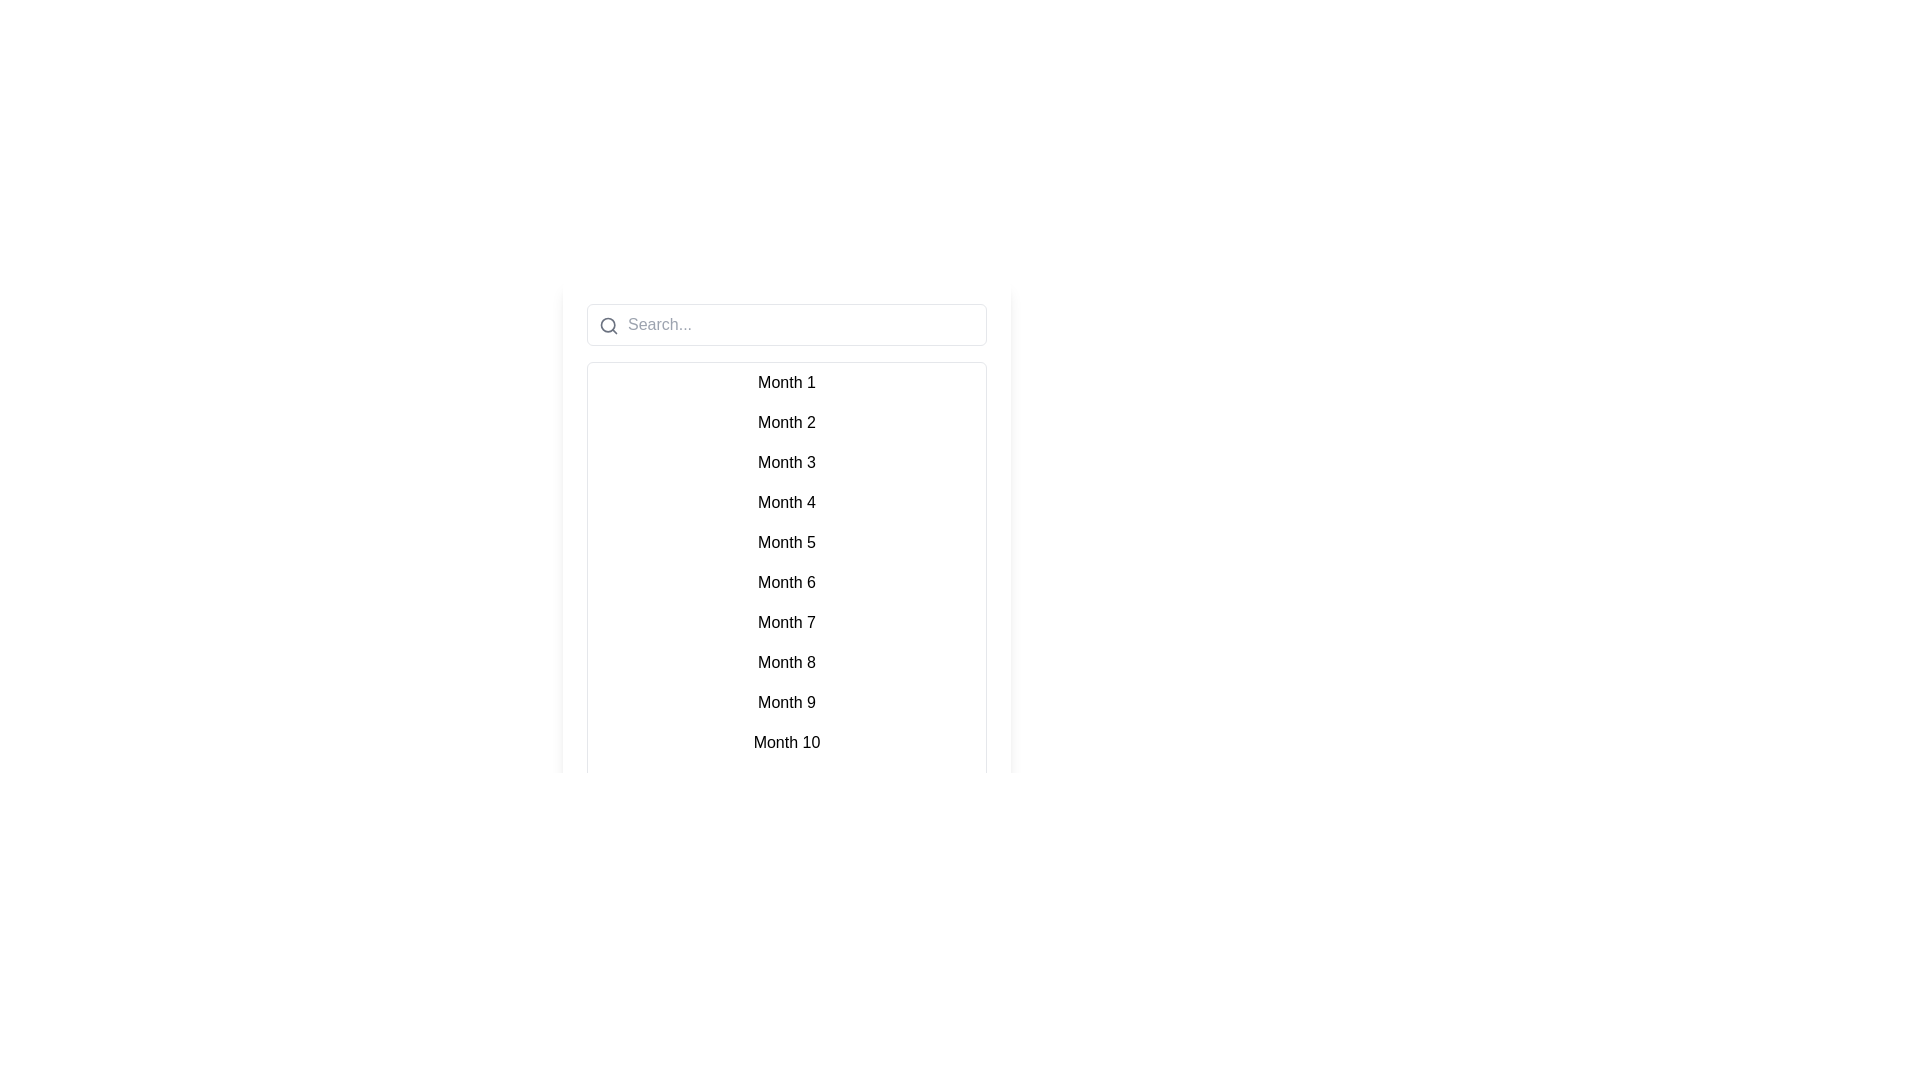 The height and width of the screenshot is (1080, 1920). What do you see at coordinates (608, 325) in the screenshot?
I see `the search icon, which is a thin-line magnifying glass styled in grayscale, positioned at the top-left corner of the search input box containing the placeholder text 'Search...'` at bounding box center [608, 325].